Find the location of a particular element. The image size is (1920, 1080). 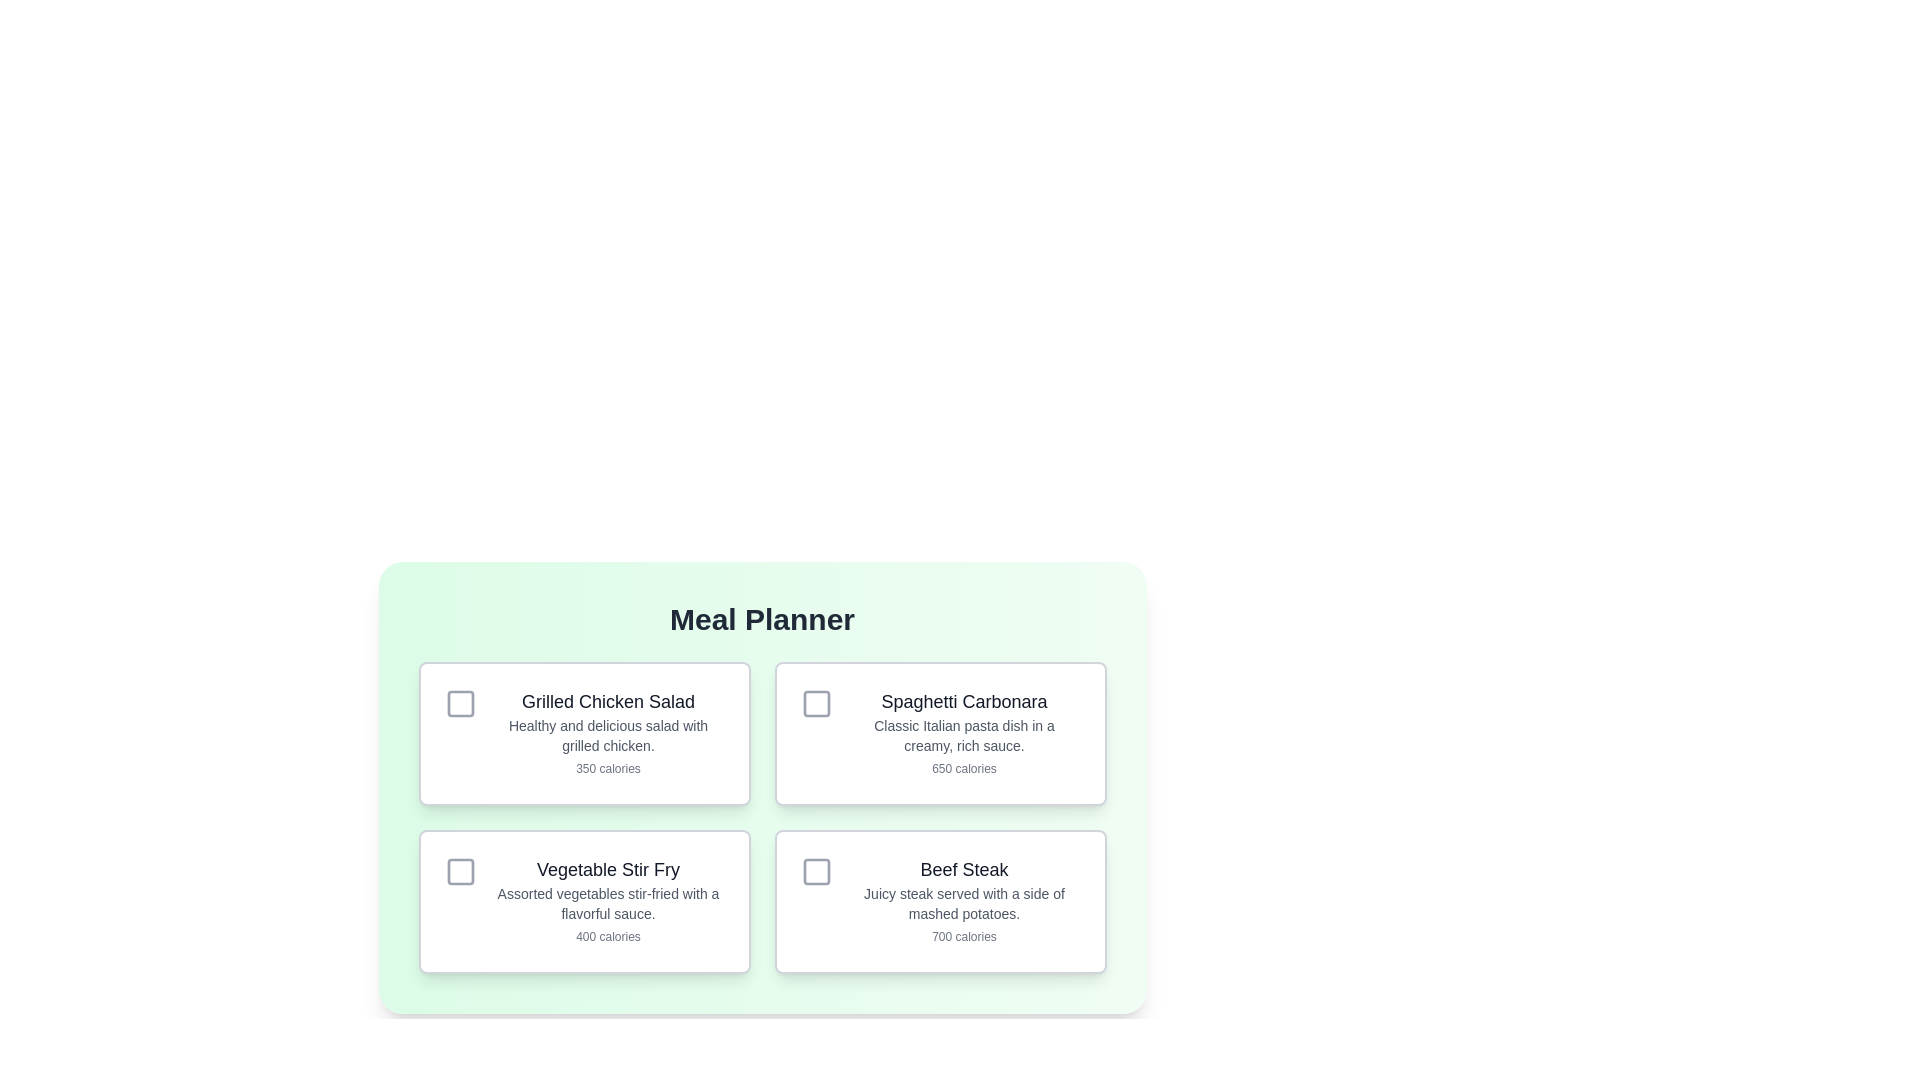

the text label displaying '400 calories' located at the bottom of the description box for the 'Vegetable Stir Fry' meal is located at coordinates (607, 937).